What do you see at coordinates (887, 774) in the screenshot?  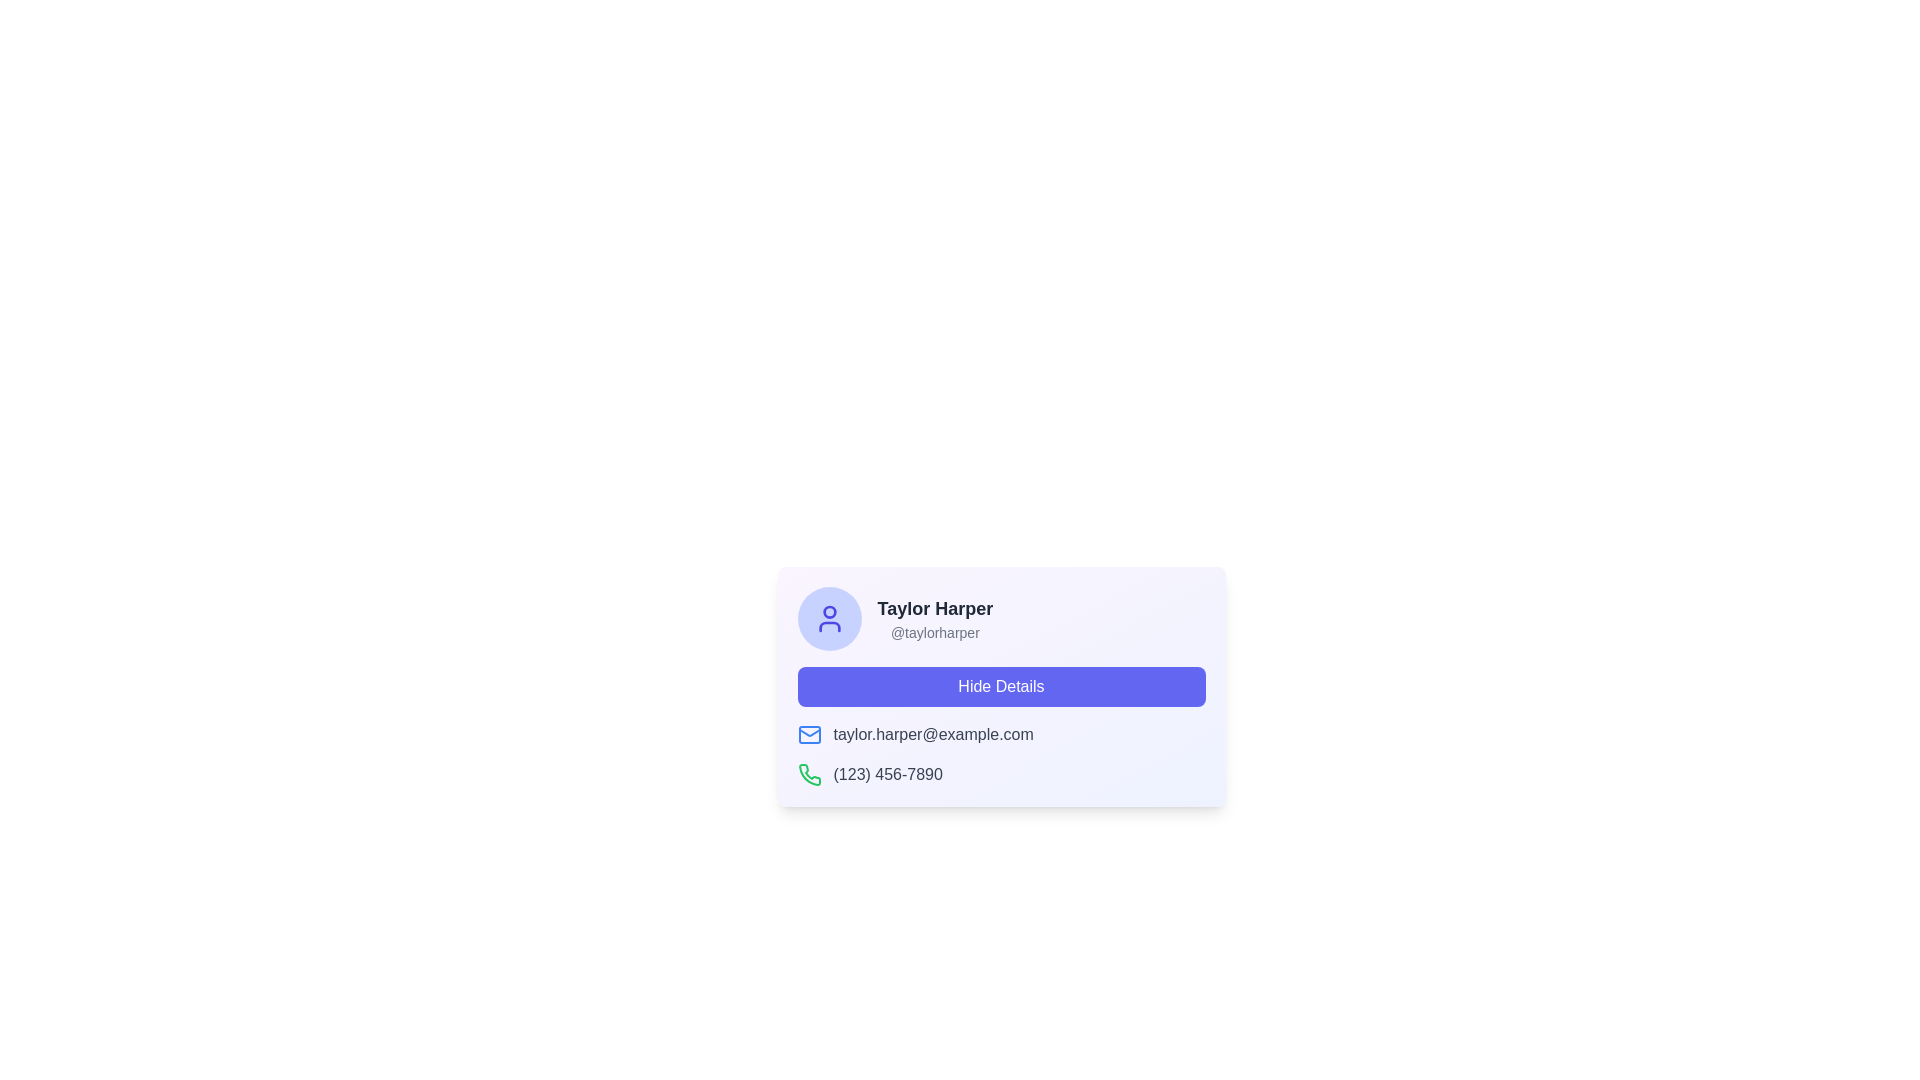 I see `the static text displaying the phone number '(123) 456-7890', which is styled in gray and located to the right of a green-colored phone icon` at bounding box center [887, 774].